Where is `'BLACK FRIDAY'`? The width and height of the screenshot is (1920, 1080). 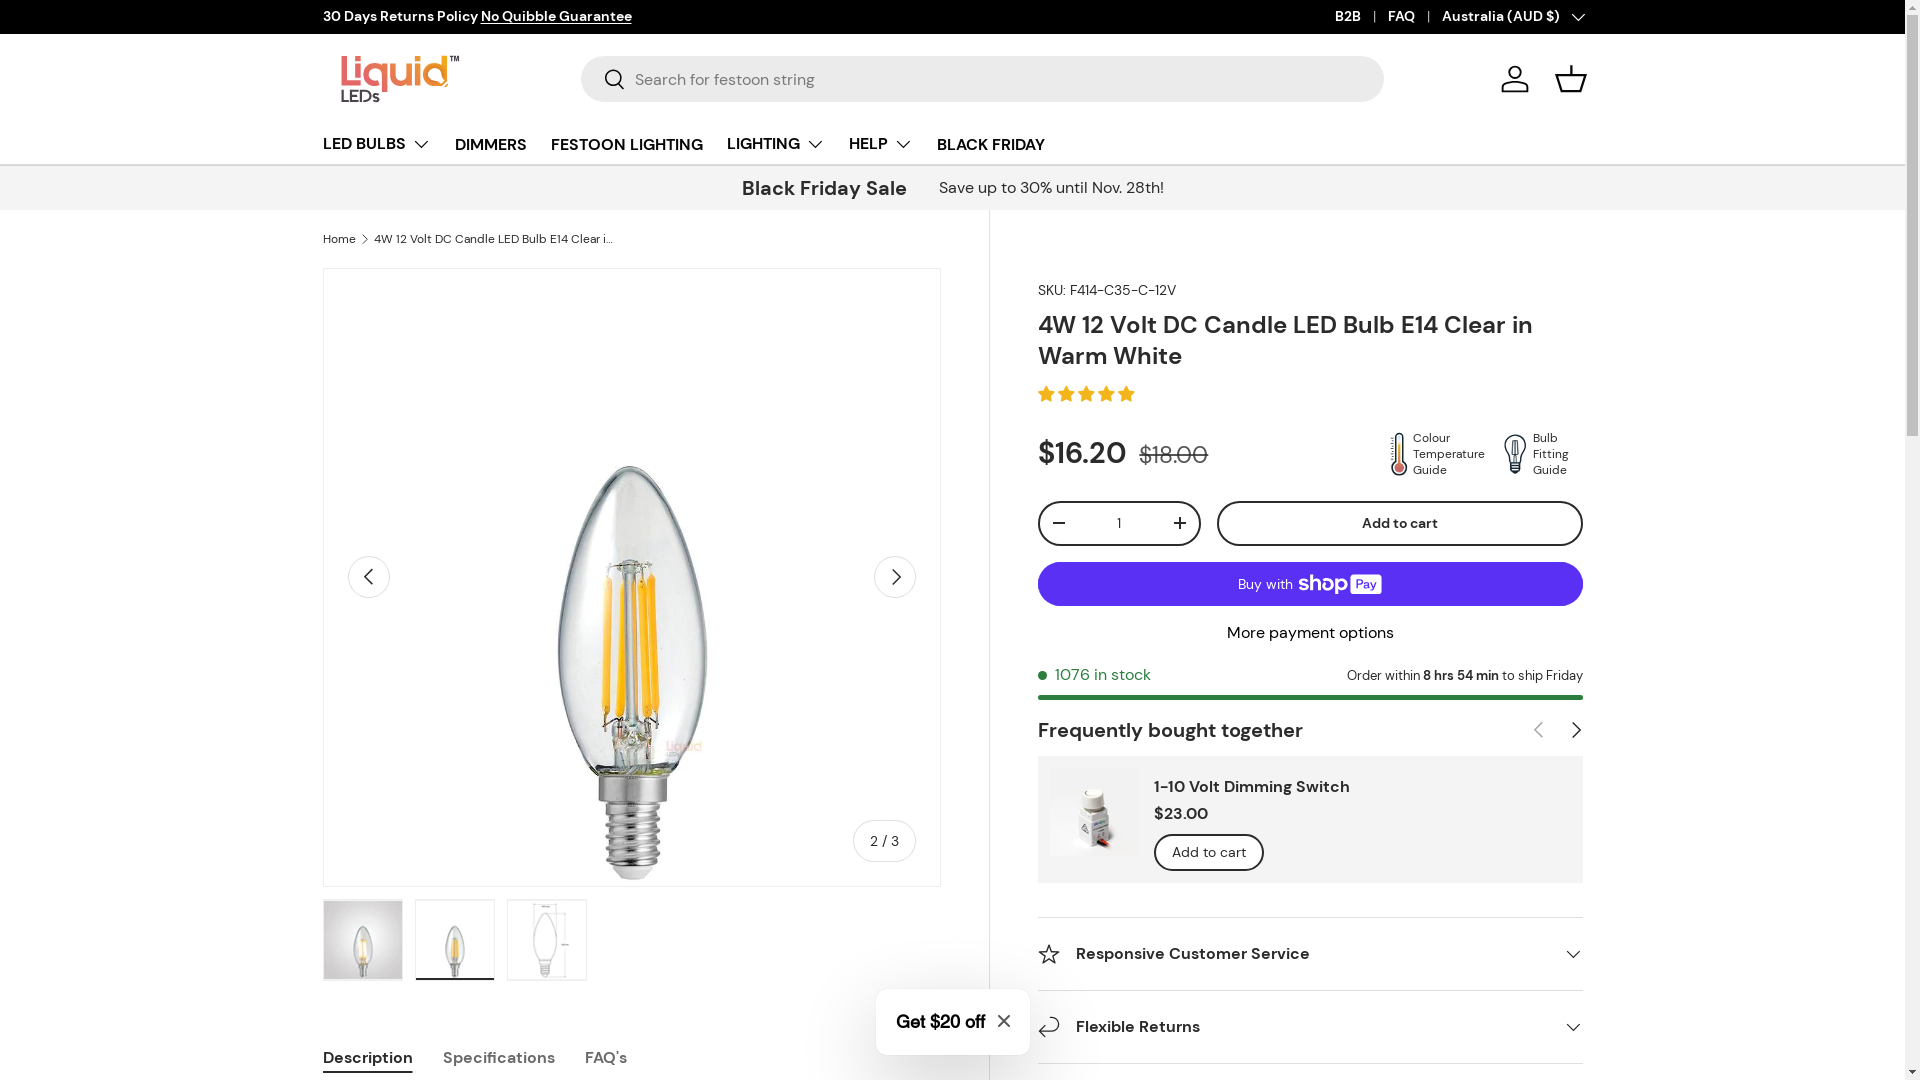
'BLACK FRIDAY' is located at coordinates (989, 143).